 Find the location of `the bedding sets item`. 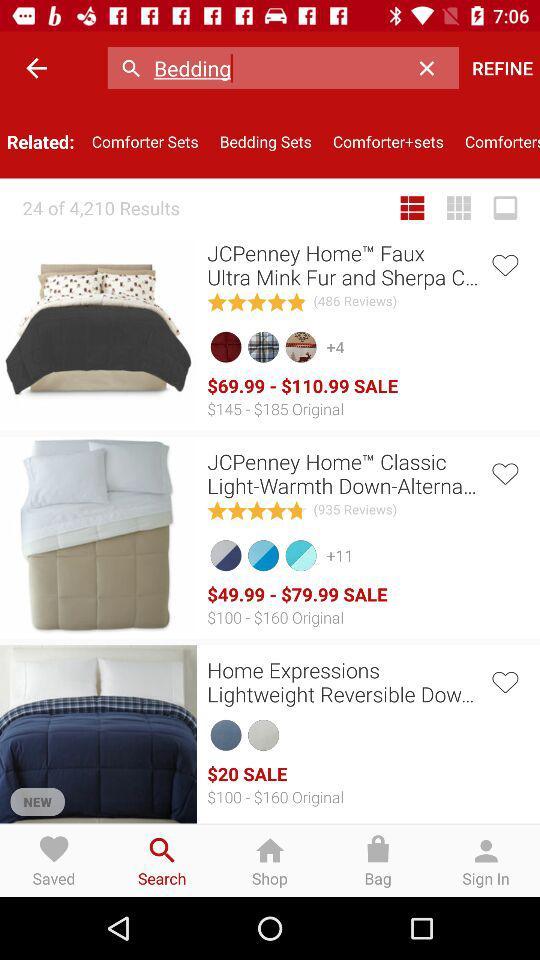

the bedding sets item is located at coordinates (265, 140).